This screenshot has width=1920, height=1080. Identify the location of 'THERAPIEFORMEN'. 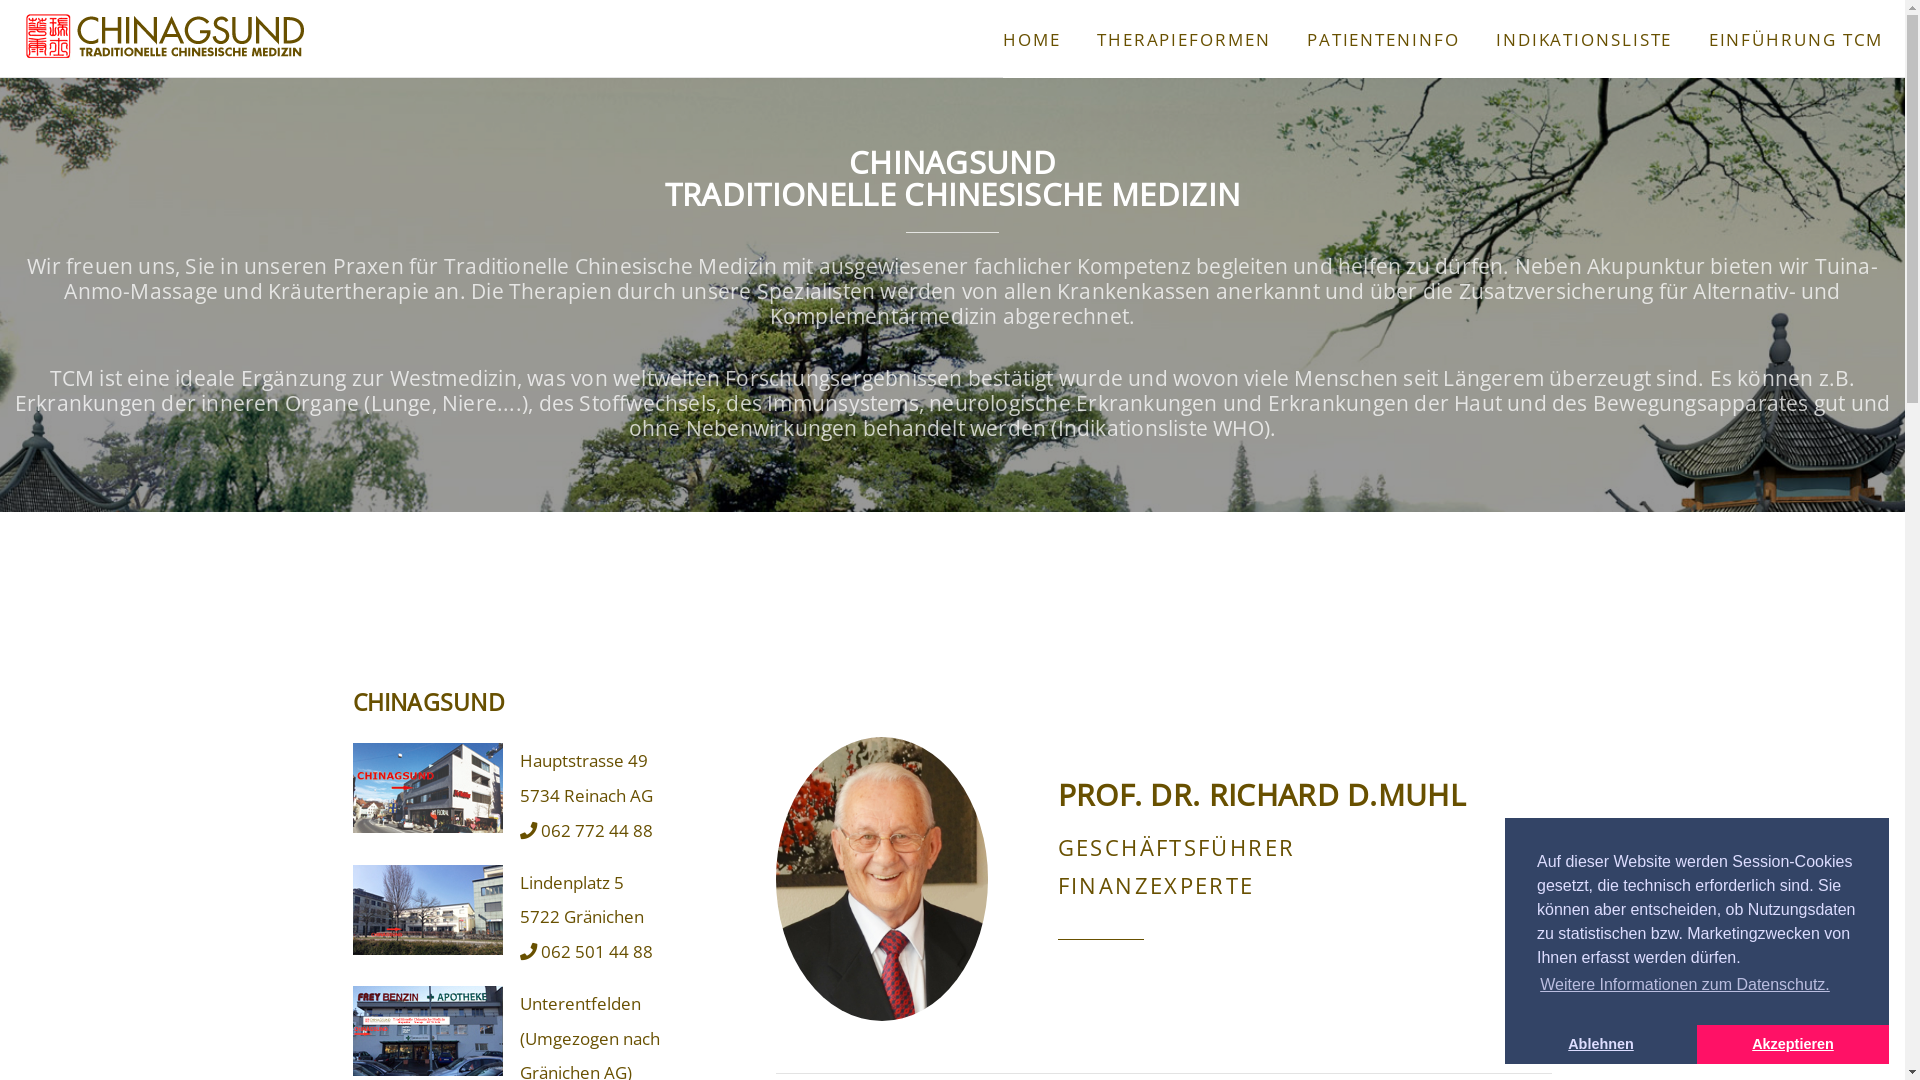
(1184, 38).